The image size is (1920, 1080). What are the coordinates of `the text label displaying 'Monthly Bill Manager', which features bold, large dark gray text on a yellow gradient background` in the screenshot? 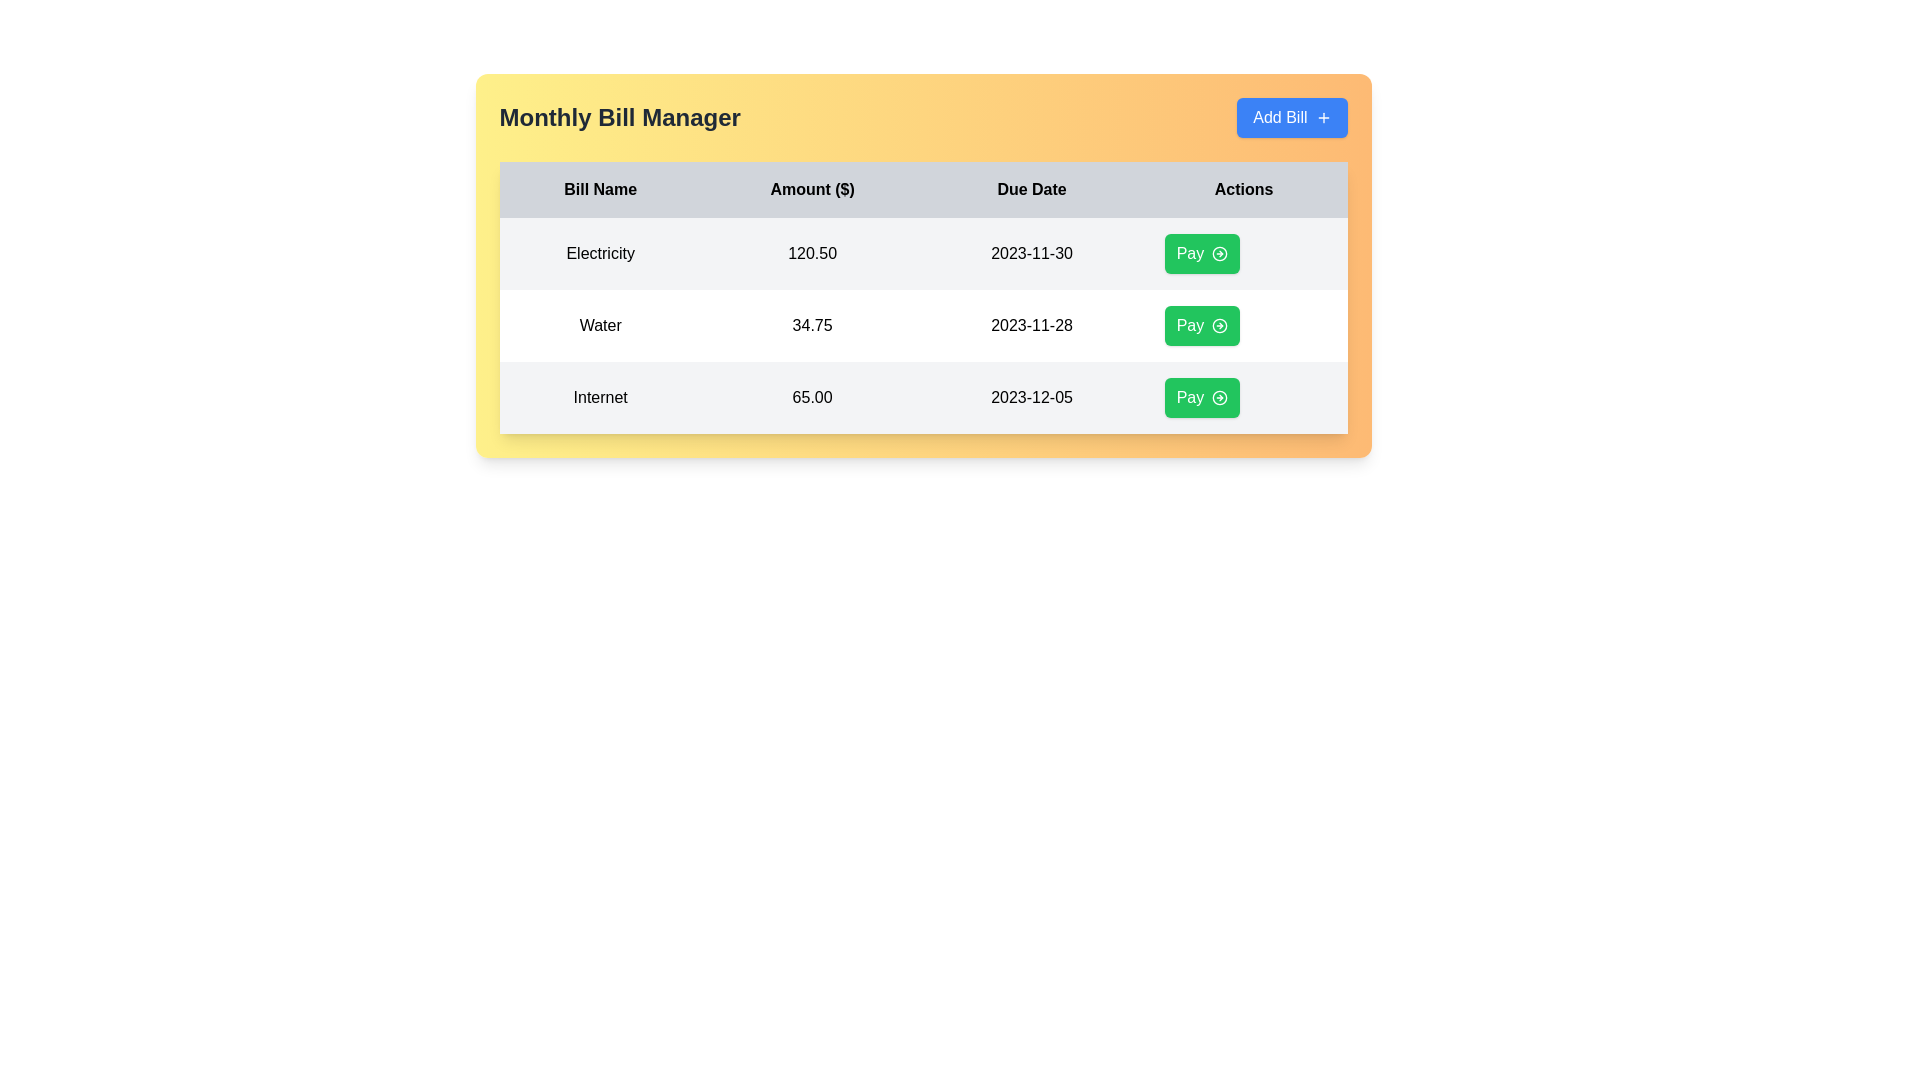 It's located at (619, 118).